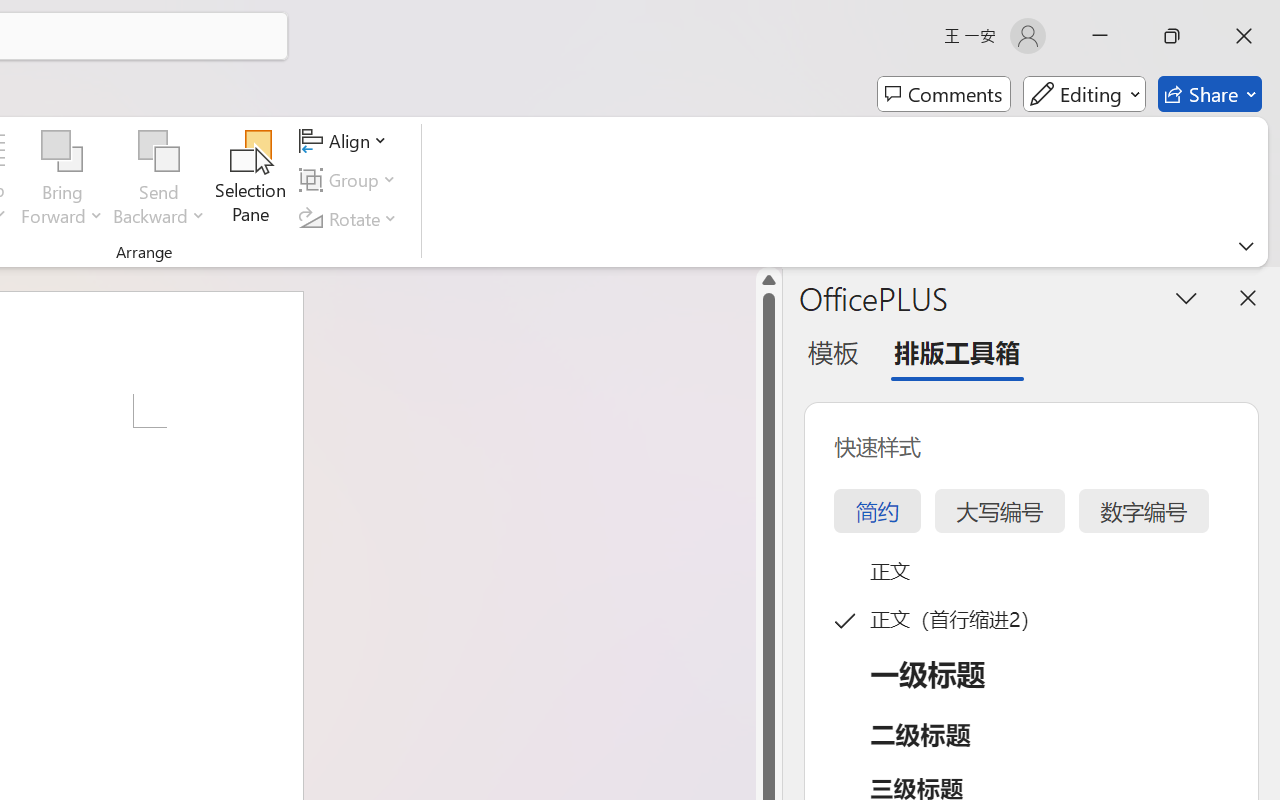 The height and width of the screenshot is (800, 1280). I want to click on 'Send Backward', so click(158, 179).